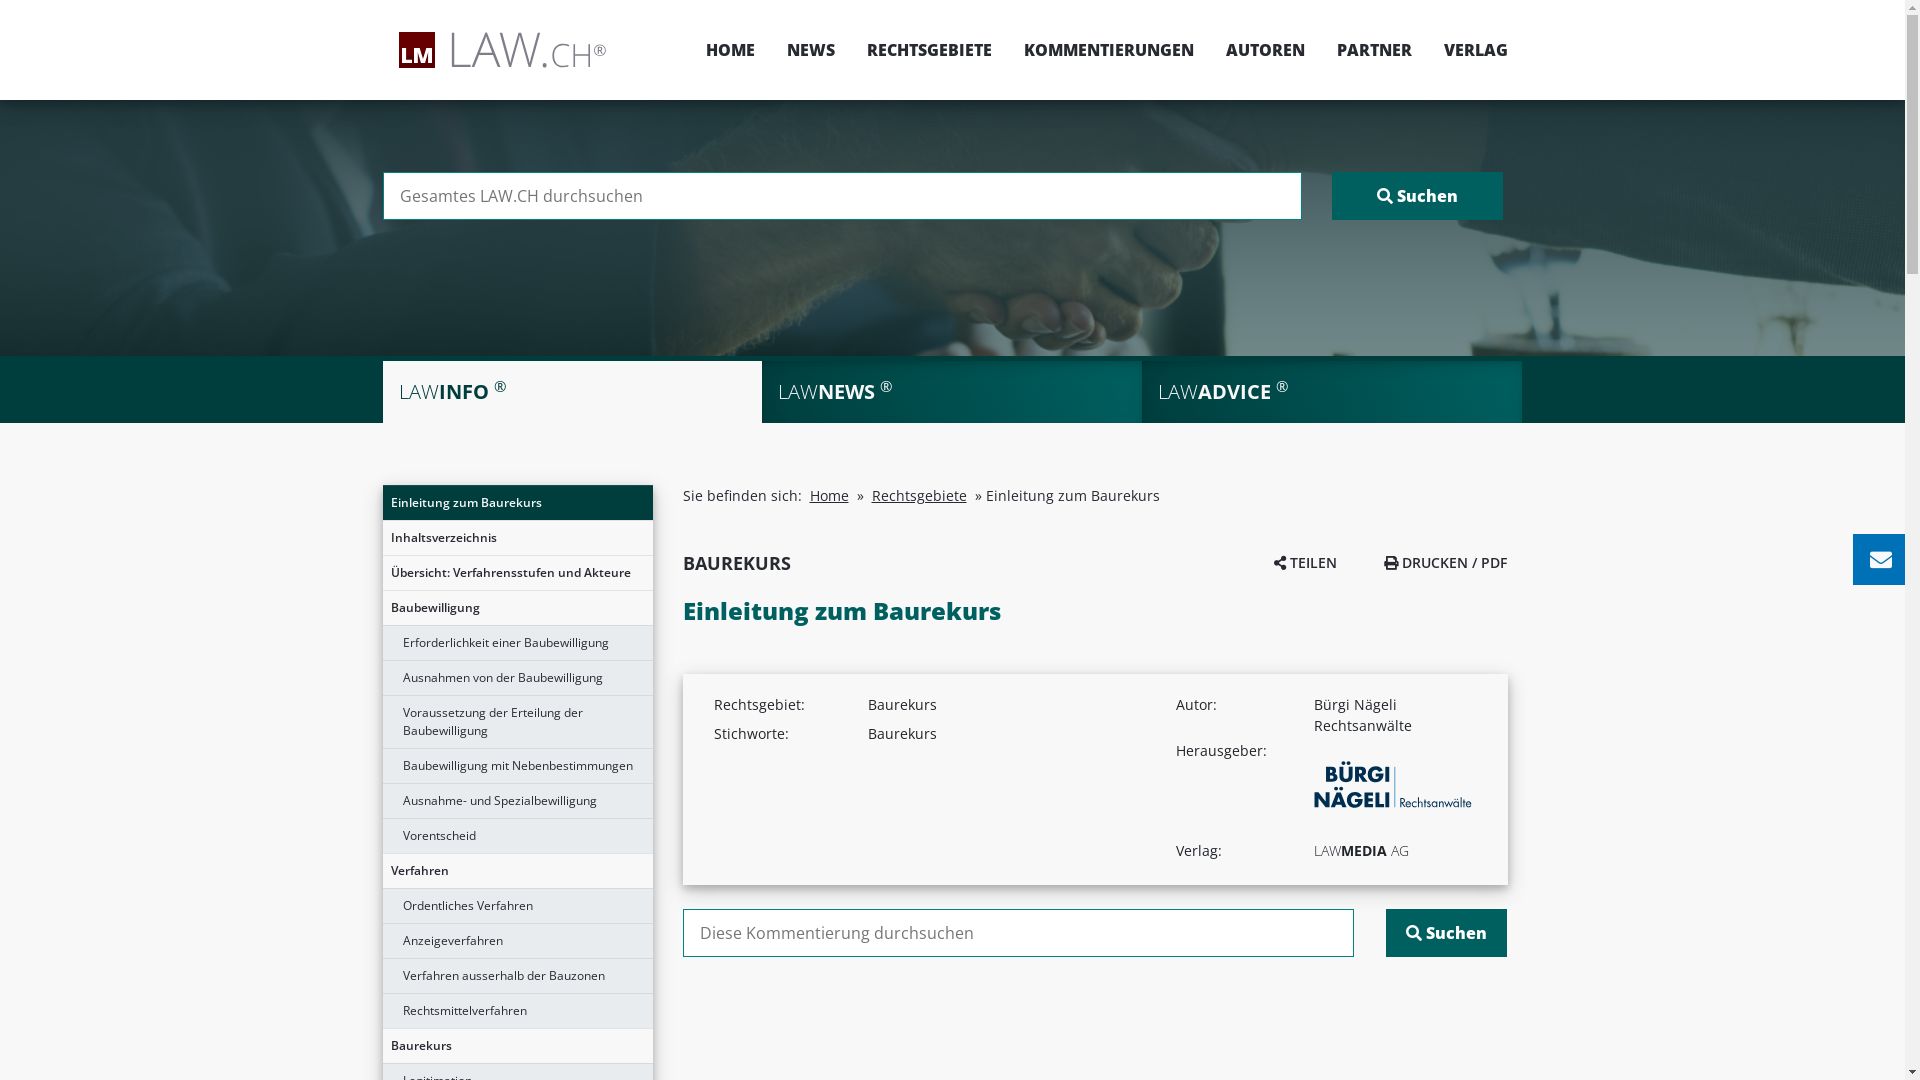 The width and height of the screenshot is (1920, 1080). What do you see at coordinates (829, 495) in the screenshot?
I see `'Home'` at bounding box center [829, 495].